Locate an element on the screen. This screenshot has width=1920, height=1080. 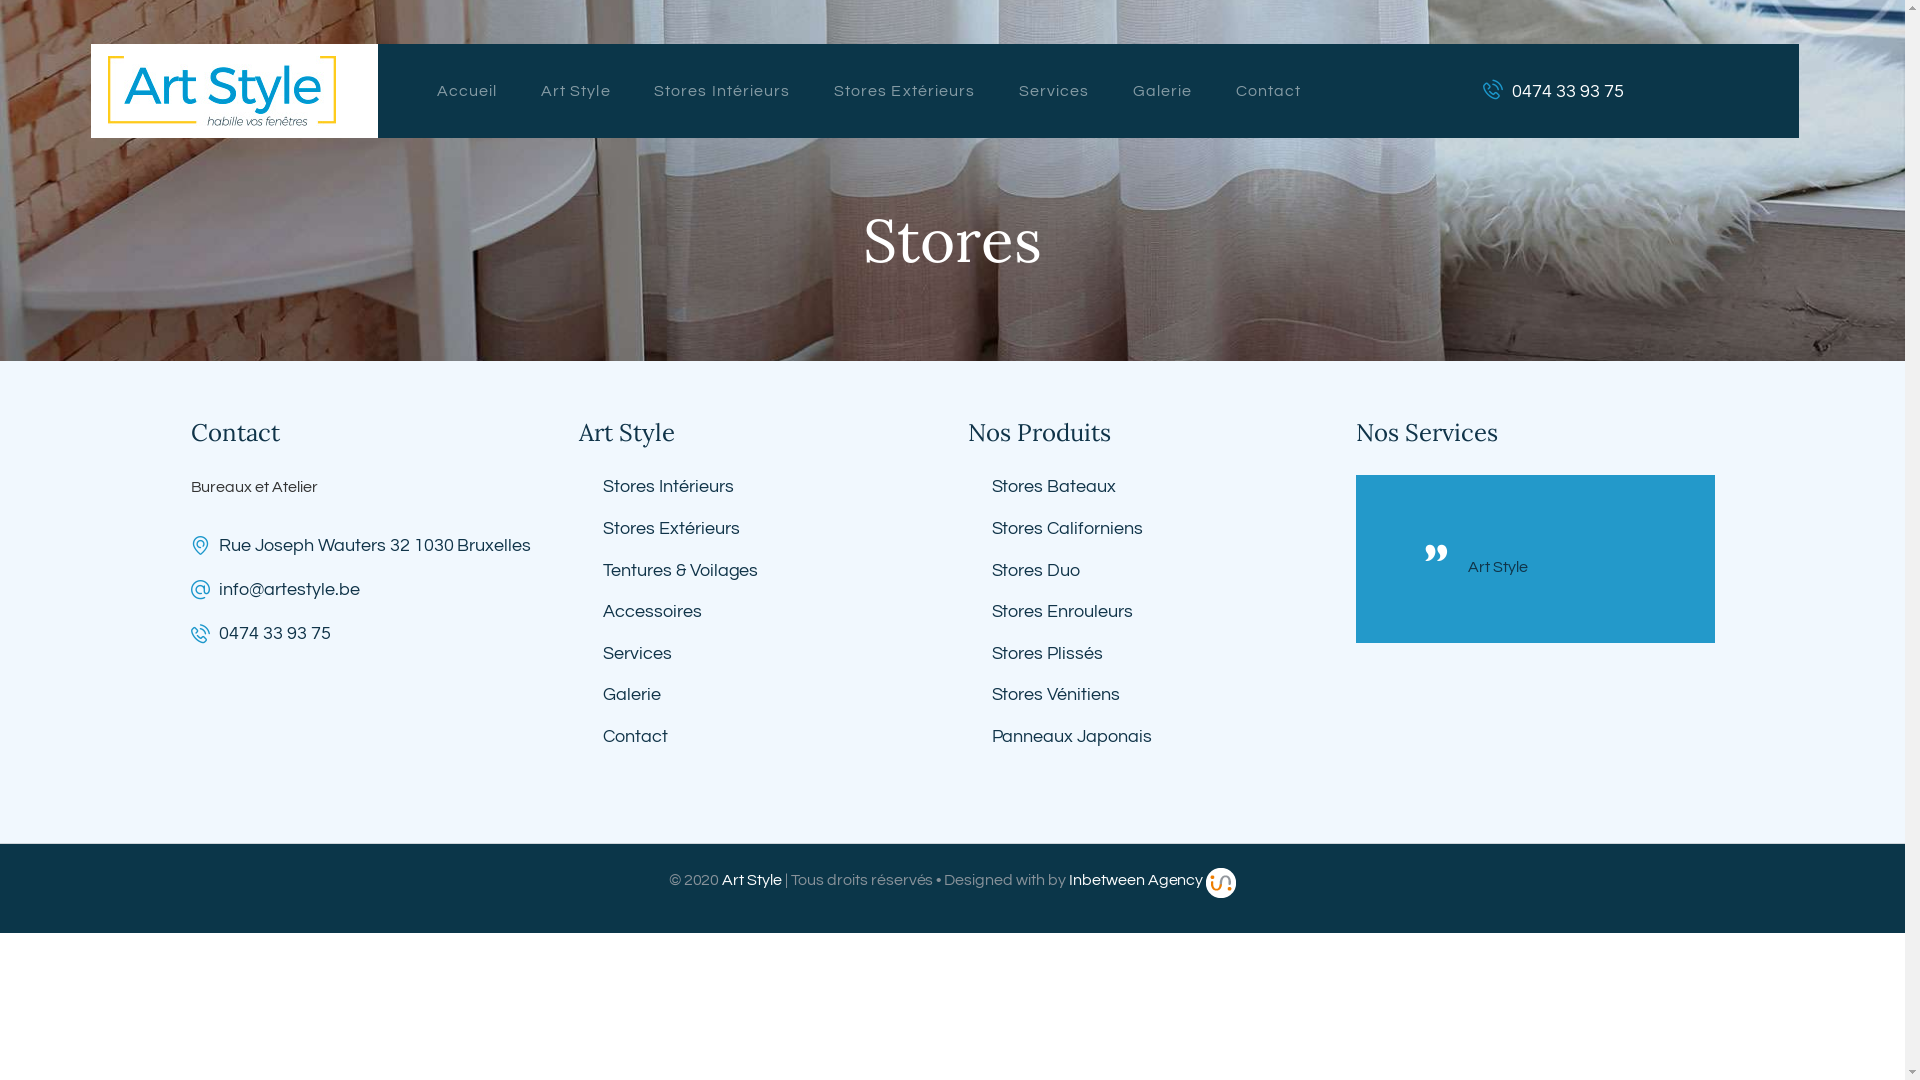
'Accueil' is located at coordinates (465, 91).